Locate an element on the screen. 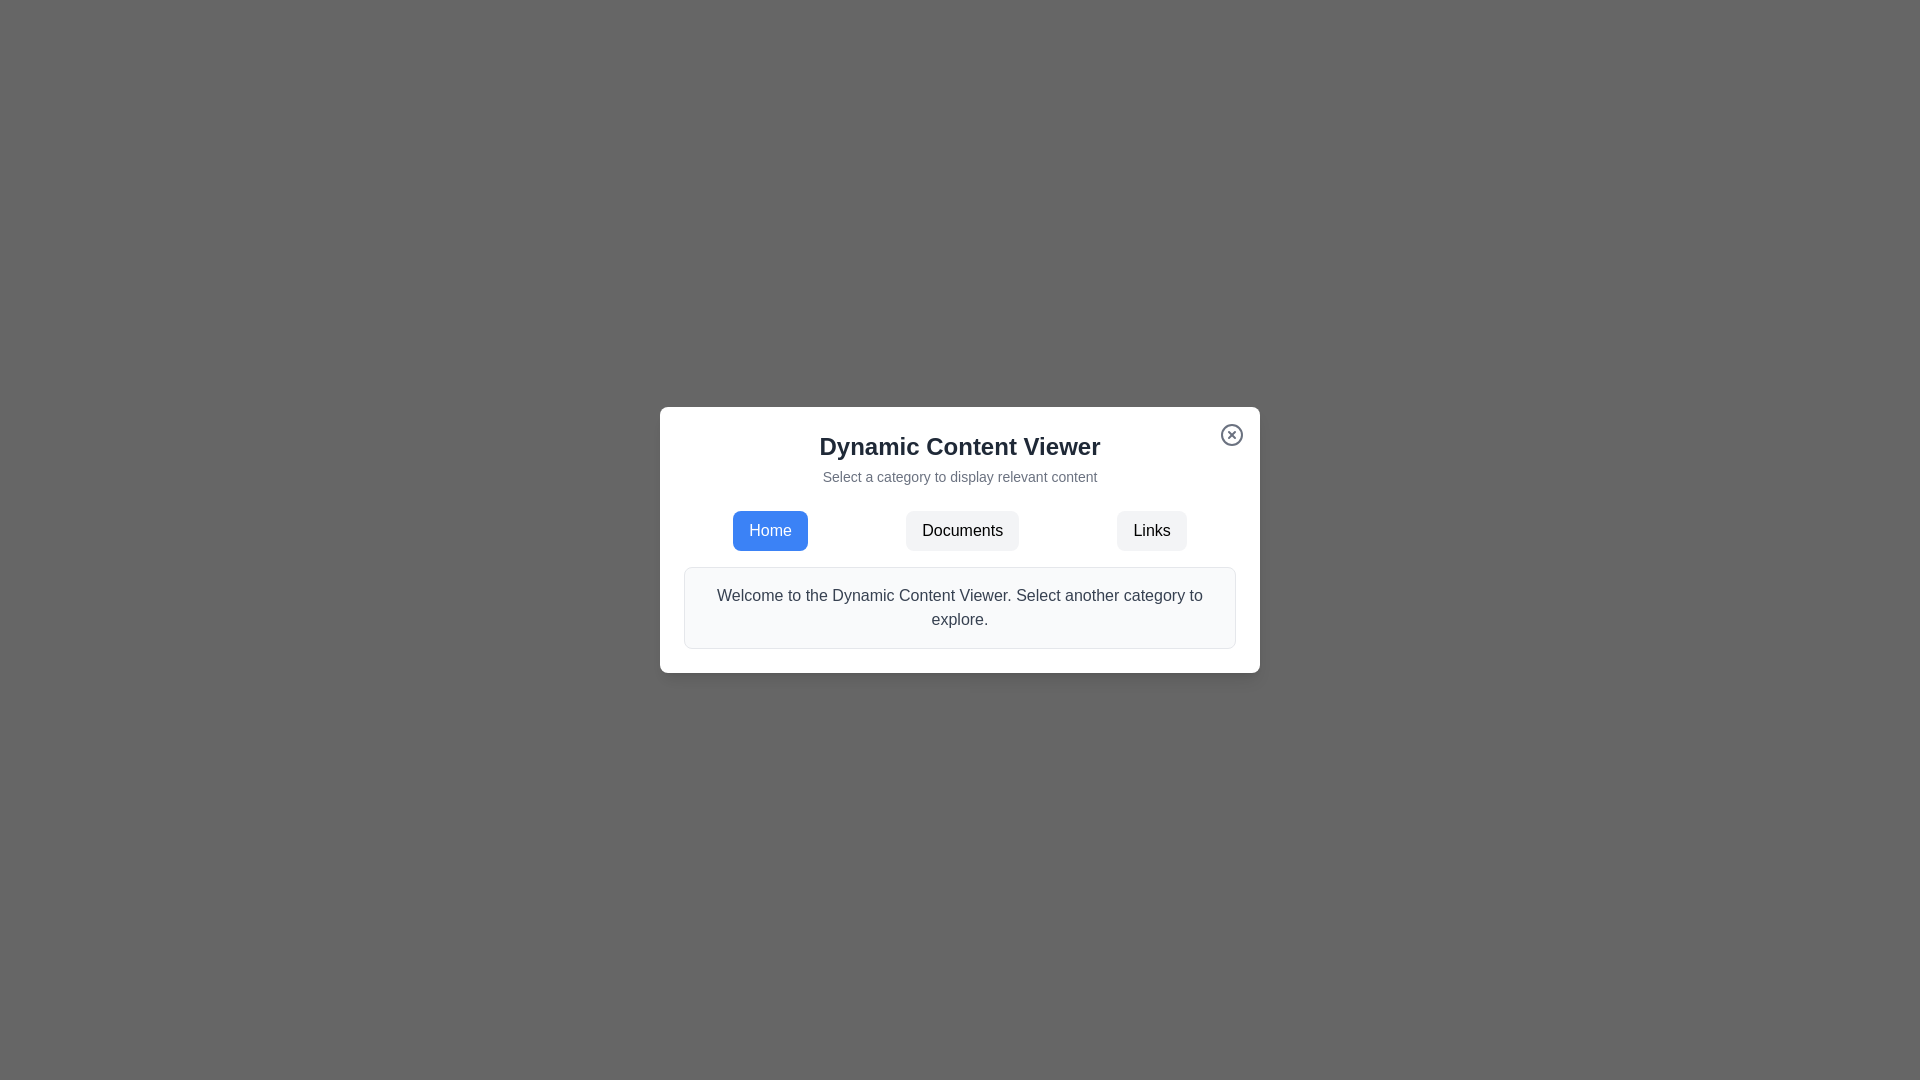 This screenshot has width=1920, height=1080. the 'Documents' button, which is a text button with a rounded rectangular shape and changes color upon hover is located at coordinates (960, 540).